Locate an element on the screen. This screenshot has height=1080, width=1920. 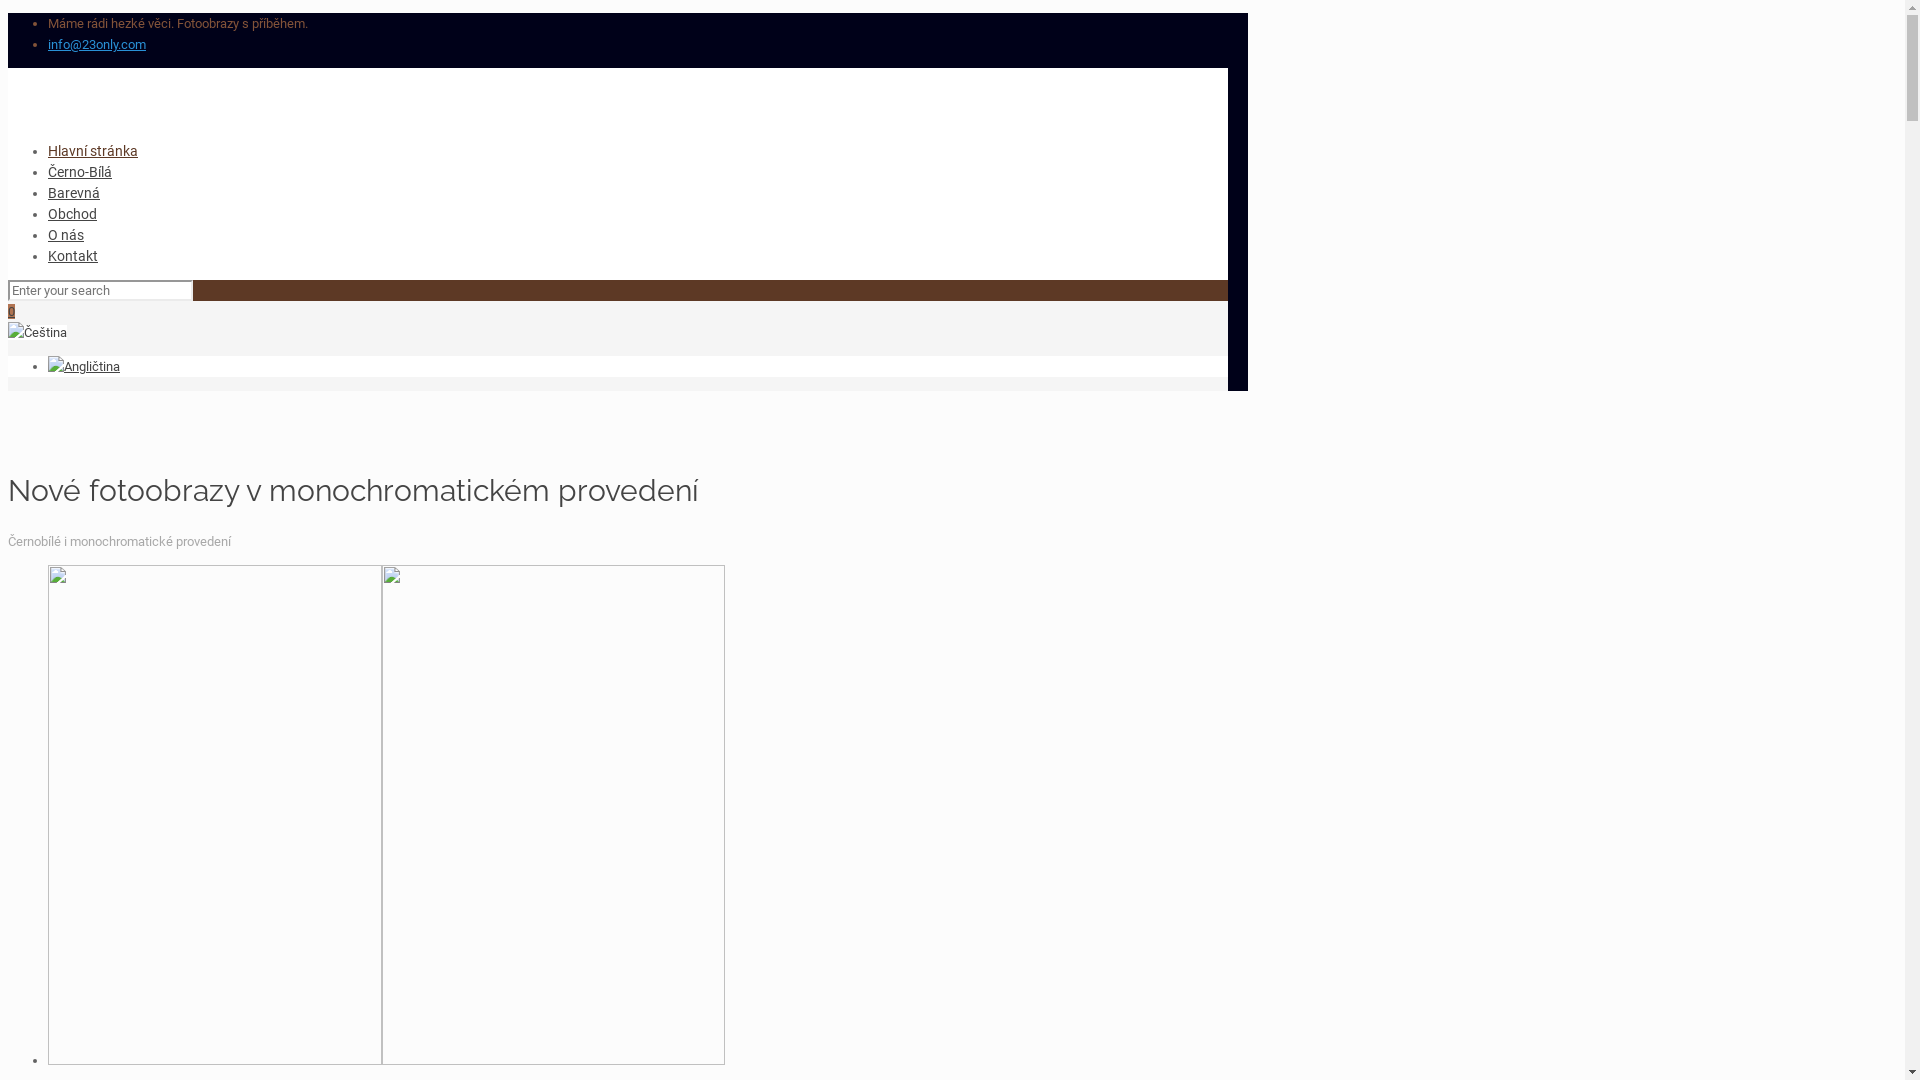
'info@23only.com' is located at coordinates (95, 44).